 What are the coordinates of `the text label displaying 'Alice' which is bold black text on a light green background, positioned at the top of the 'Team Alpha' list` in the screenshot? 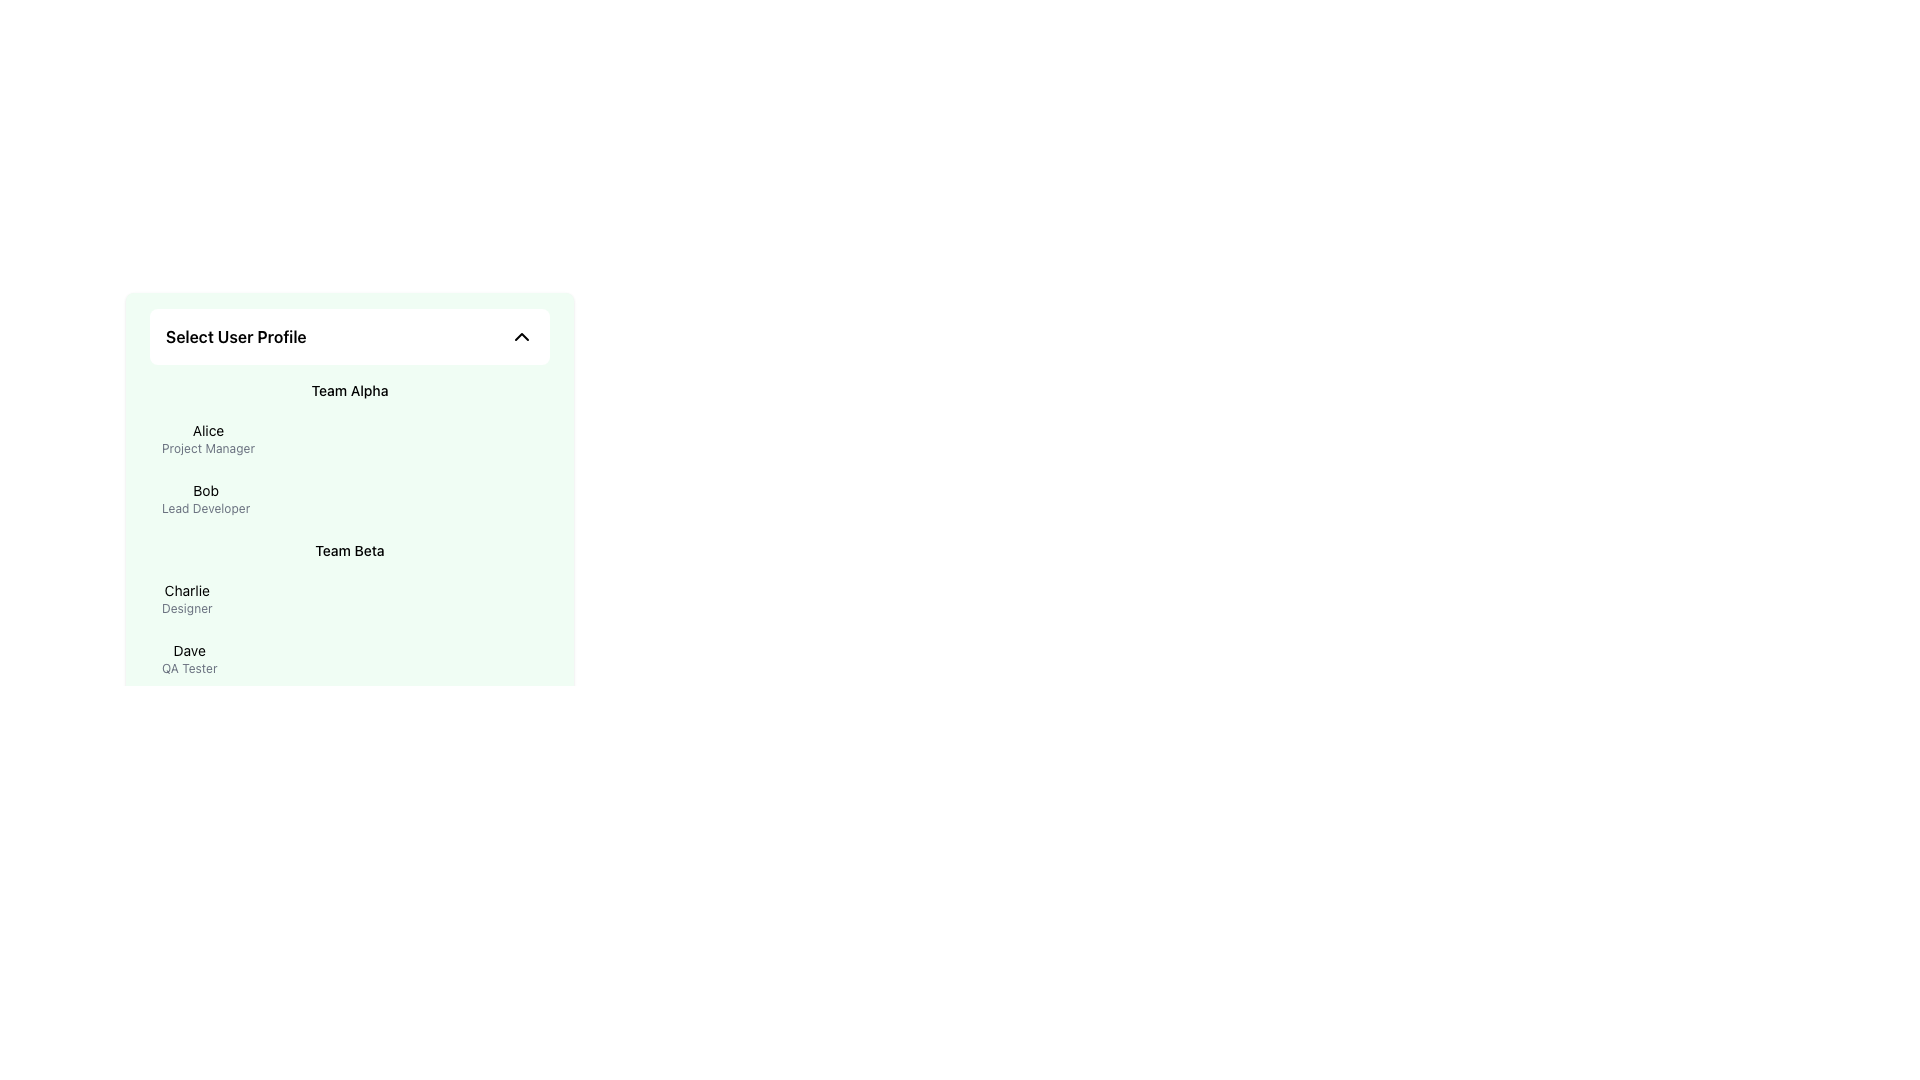 It's located at (208, 438).